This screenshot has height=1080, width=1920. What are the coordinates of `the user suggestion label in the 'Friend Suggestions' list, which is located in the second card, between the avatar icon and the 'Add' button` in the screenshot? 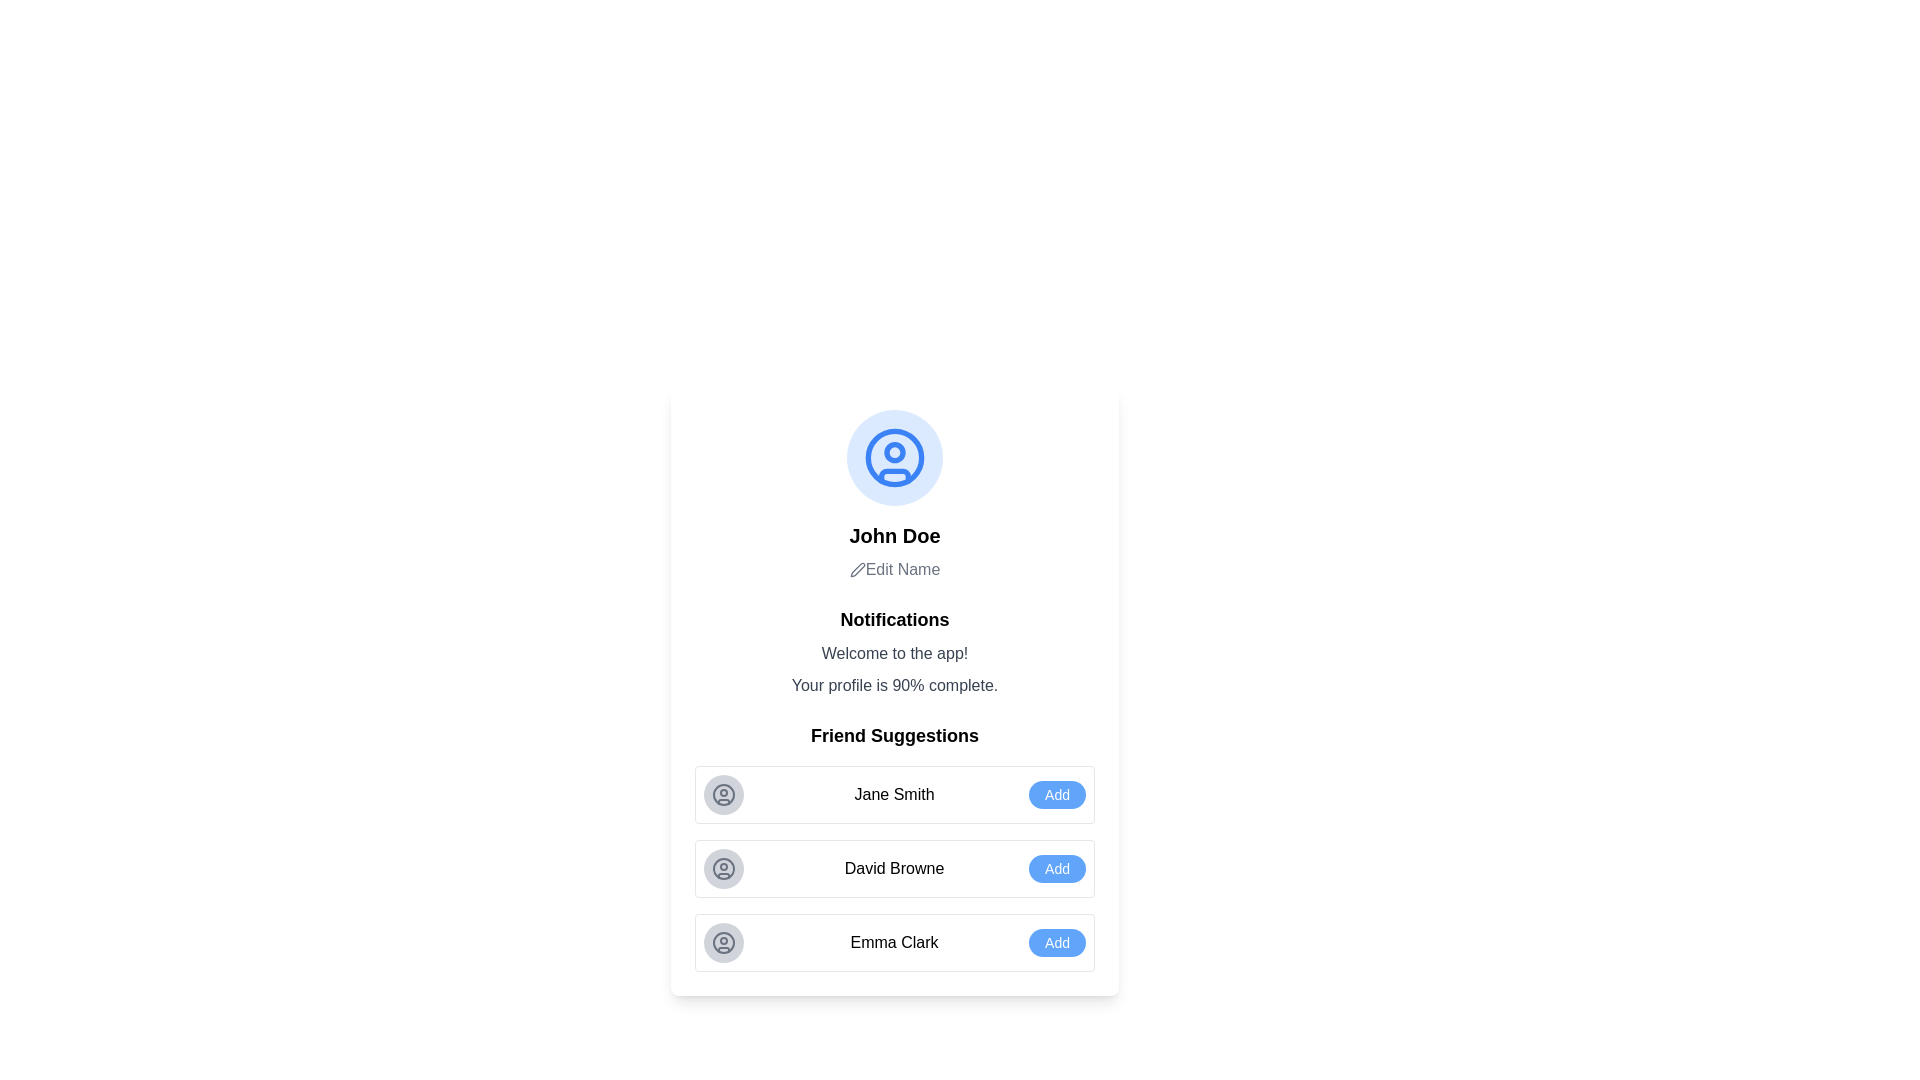 It's located at (893, 867).